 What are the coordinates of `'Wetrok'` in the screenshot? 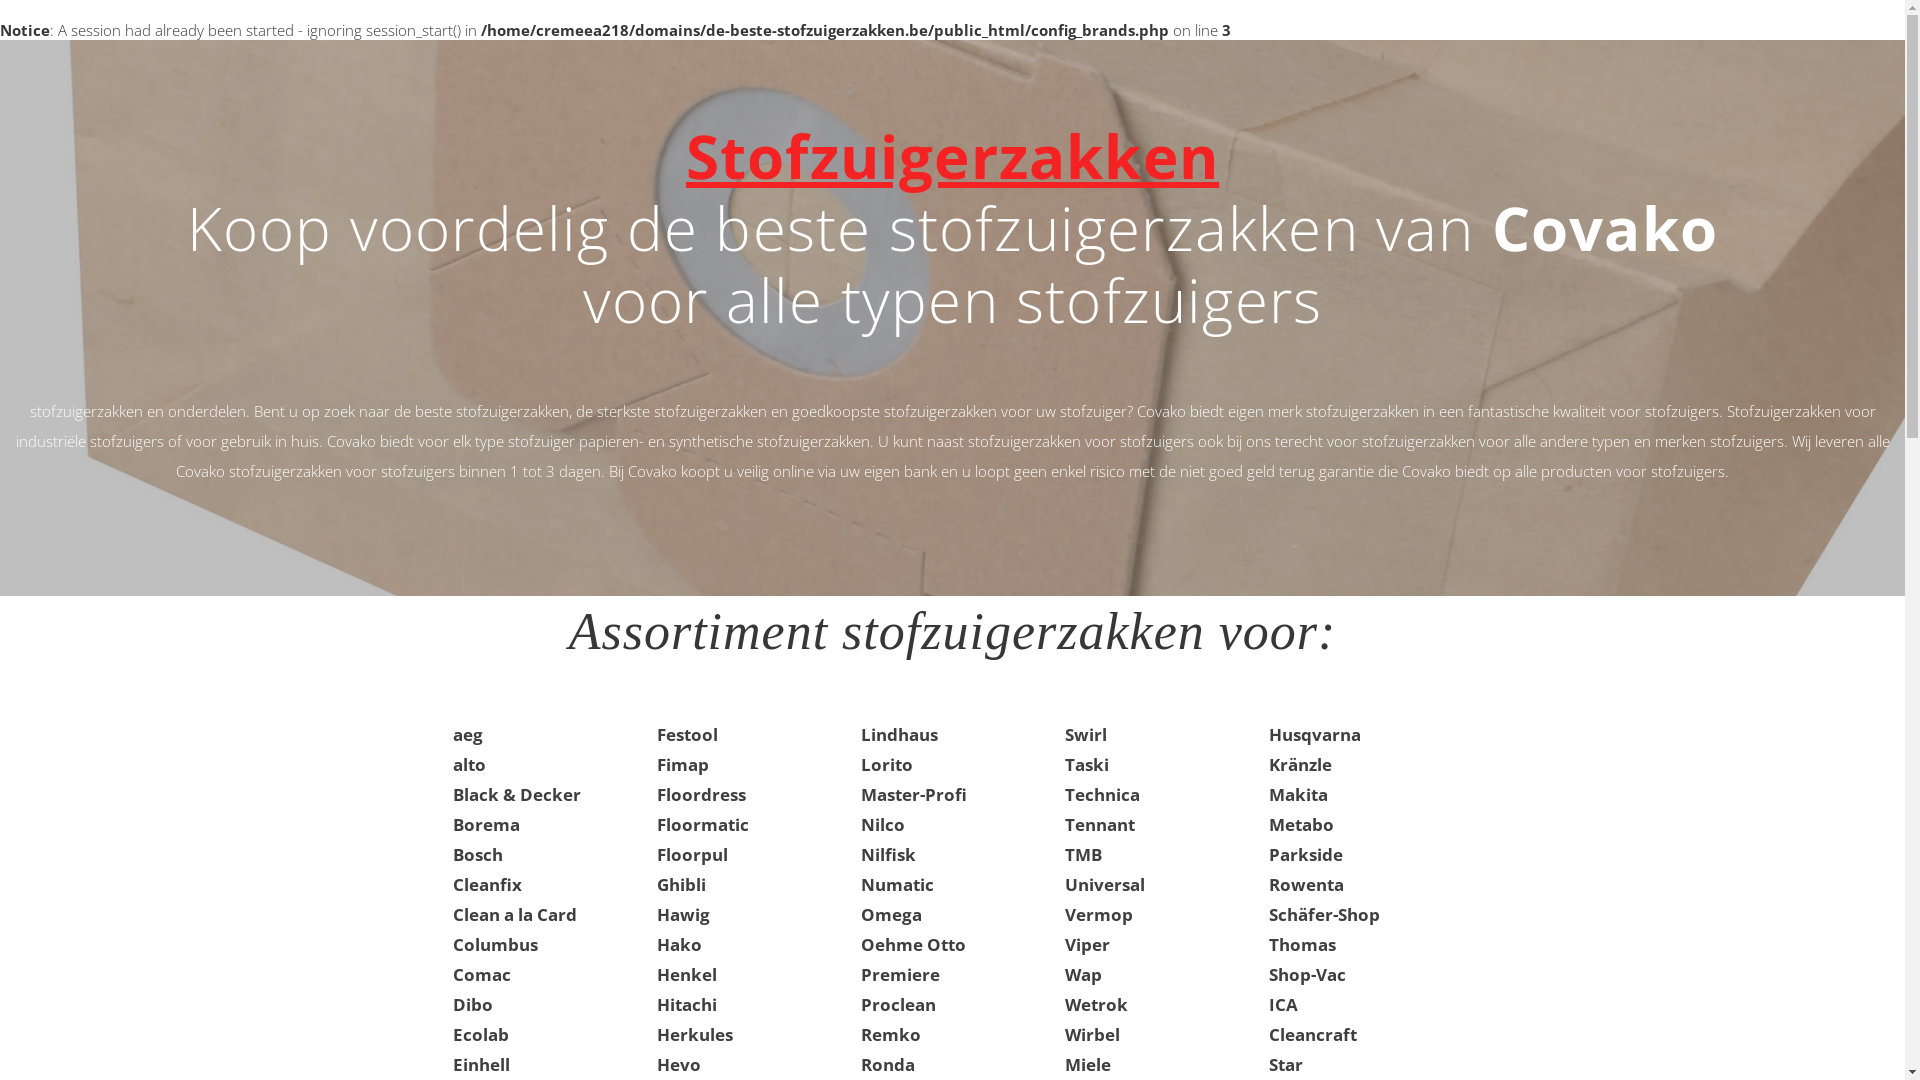 It's located at (1094, 1004).